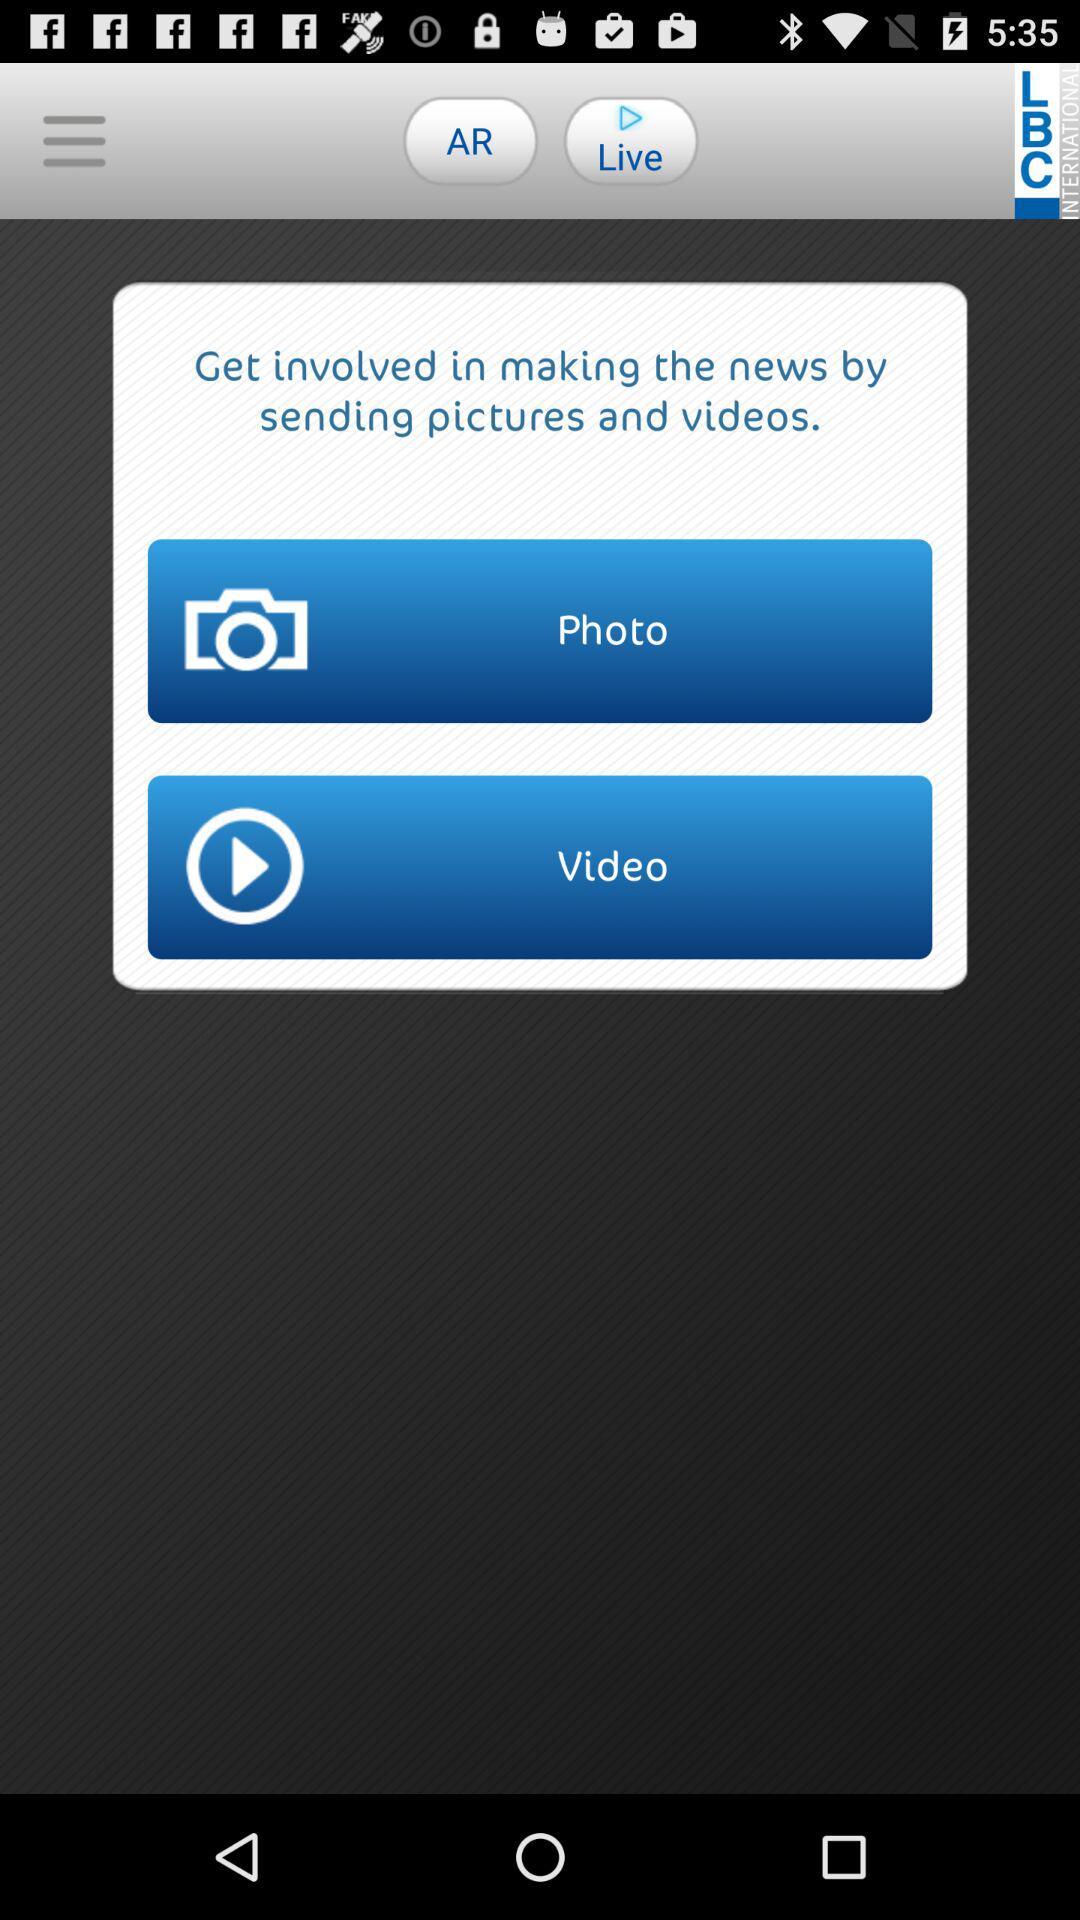  Describe the element at coordinates (470, 139) in the screenshot. I see `icon next to live item` at that location.